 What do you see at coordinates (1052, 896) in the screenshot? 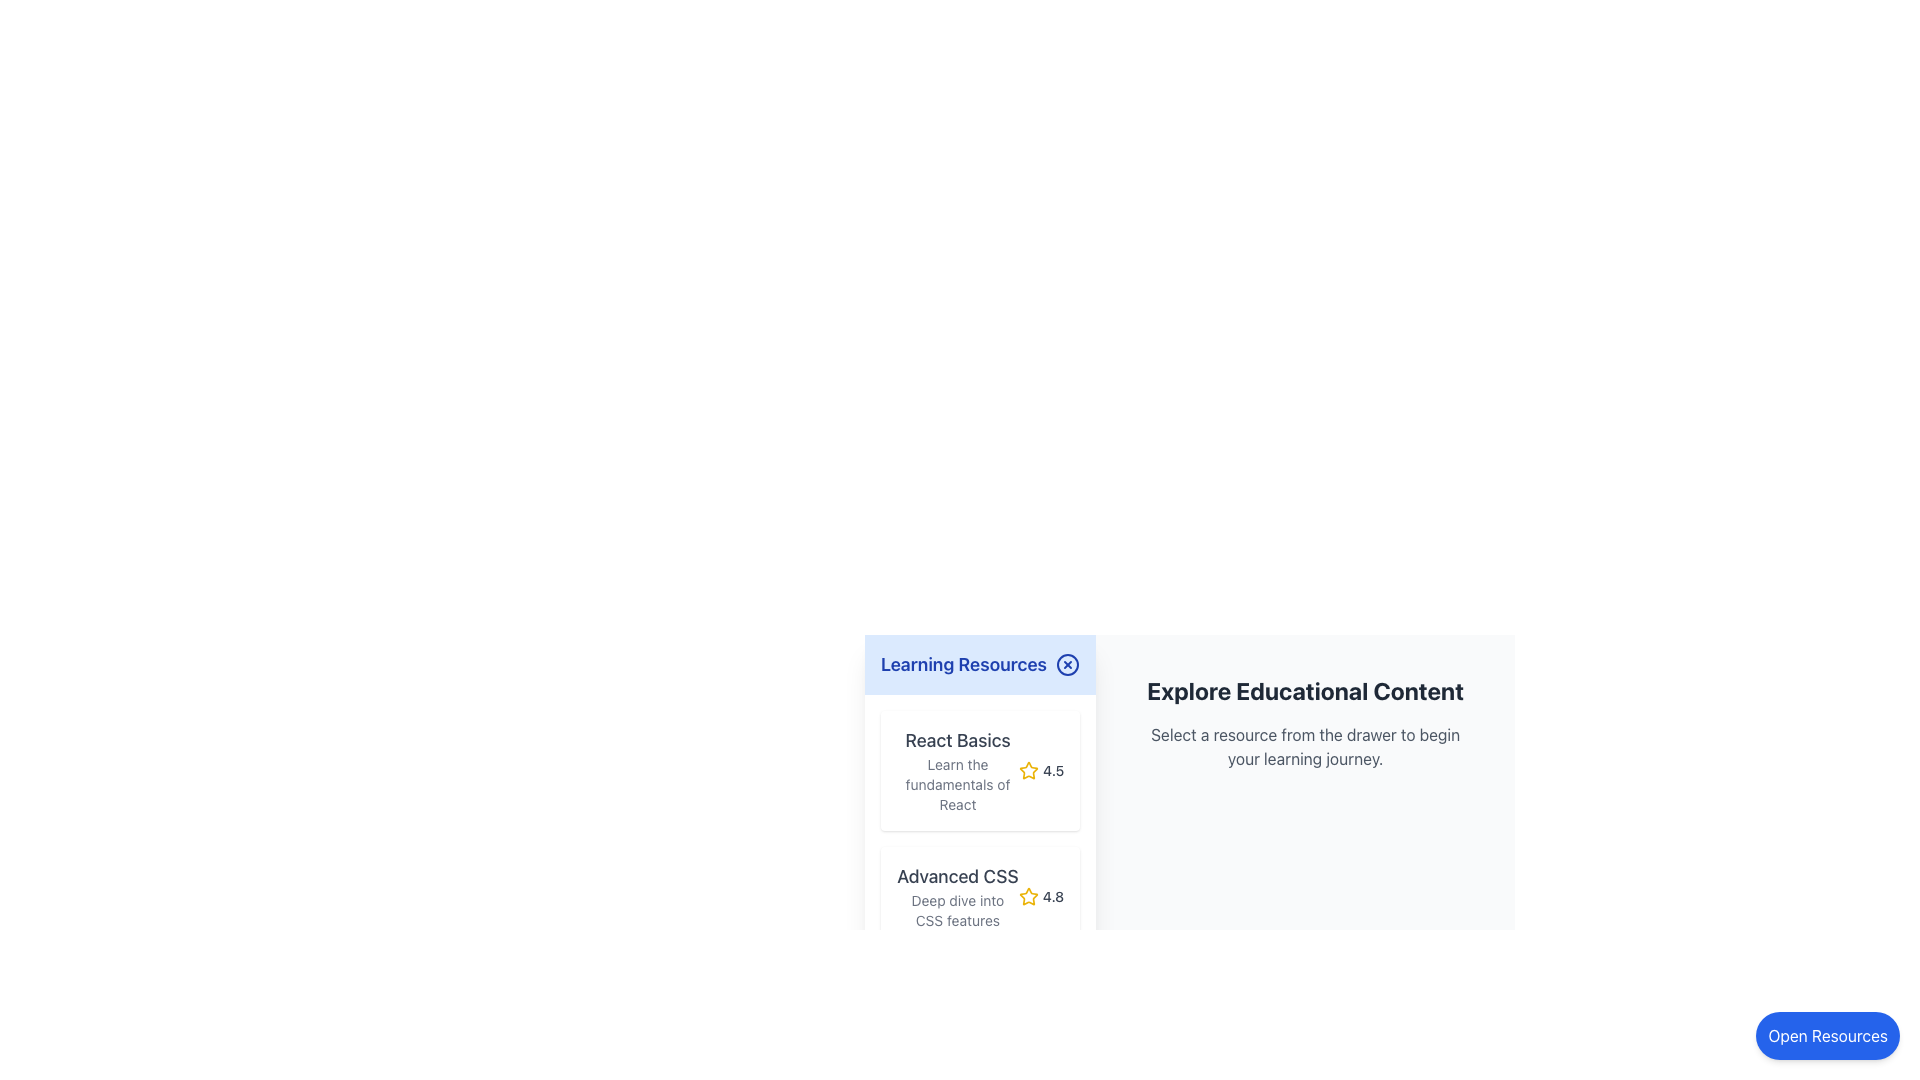
I see `the static text label displaying the rating value for the 'Advanced CSS' resource card in the 'Learning Resources' section, located to the right of the star icon` at bounding box center [1052, 896].